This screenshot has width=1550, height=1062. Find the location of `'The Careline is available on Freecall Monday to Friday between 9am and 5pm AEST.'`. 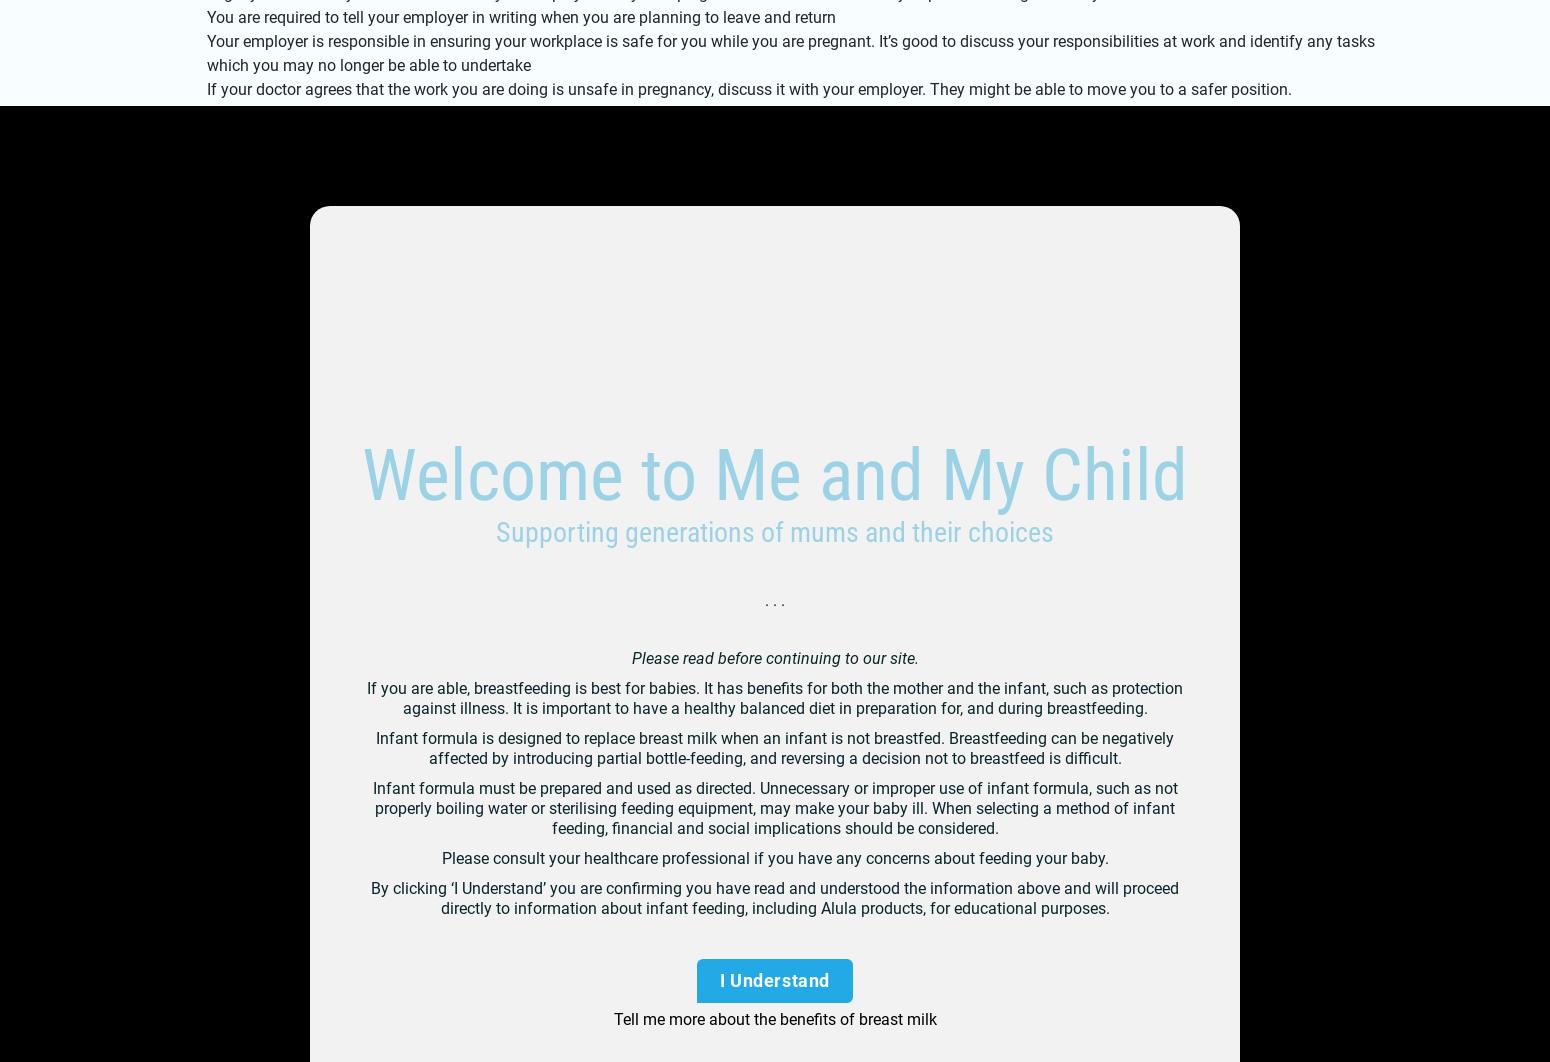

'The Careline is available on Freecall Monday to Friday between 9am and 5pm AEST.' is located at coordinates (470, 425).